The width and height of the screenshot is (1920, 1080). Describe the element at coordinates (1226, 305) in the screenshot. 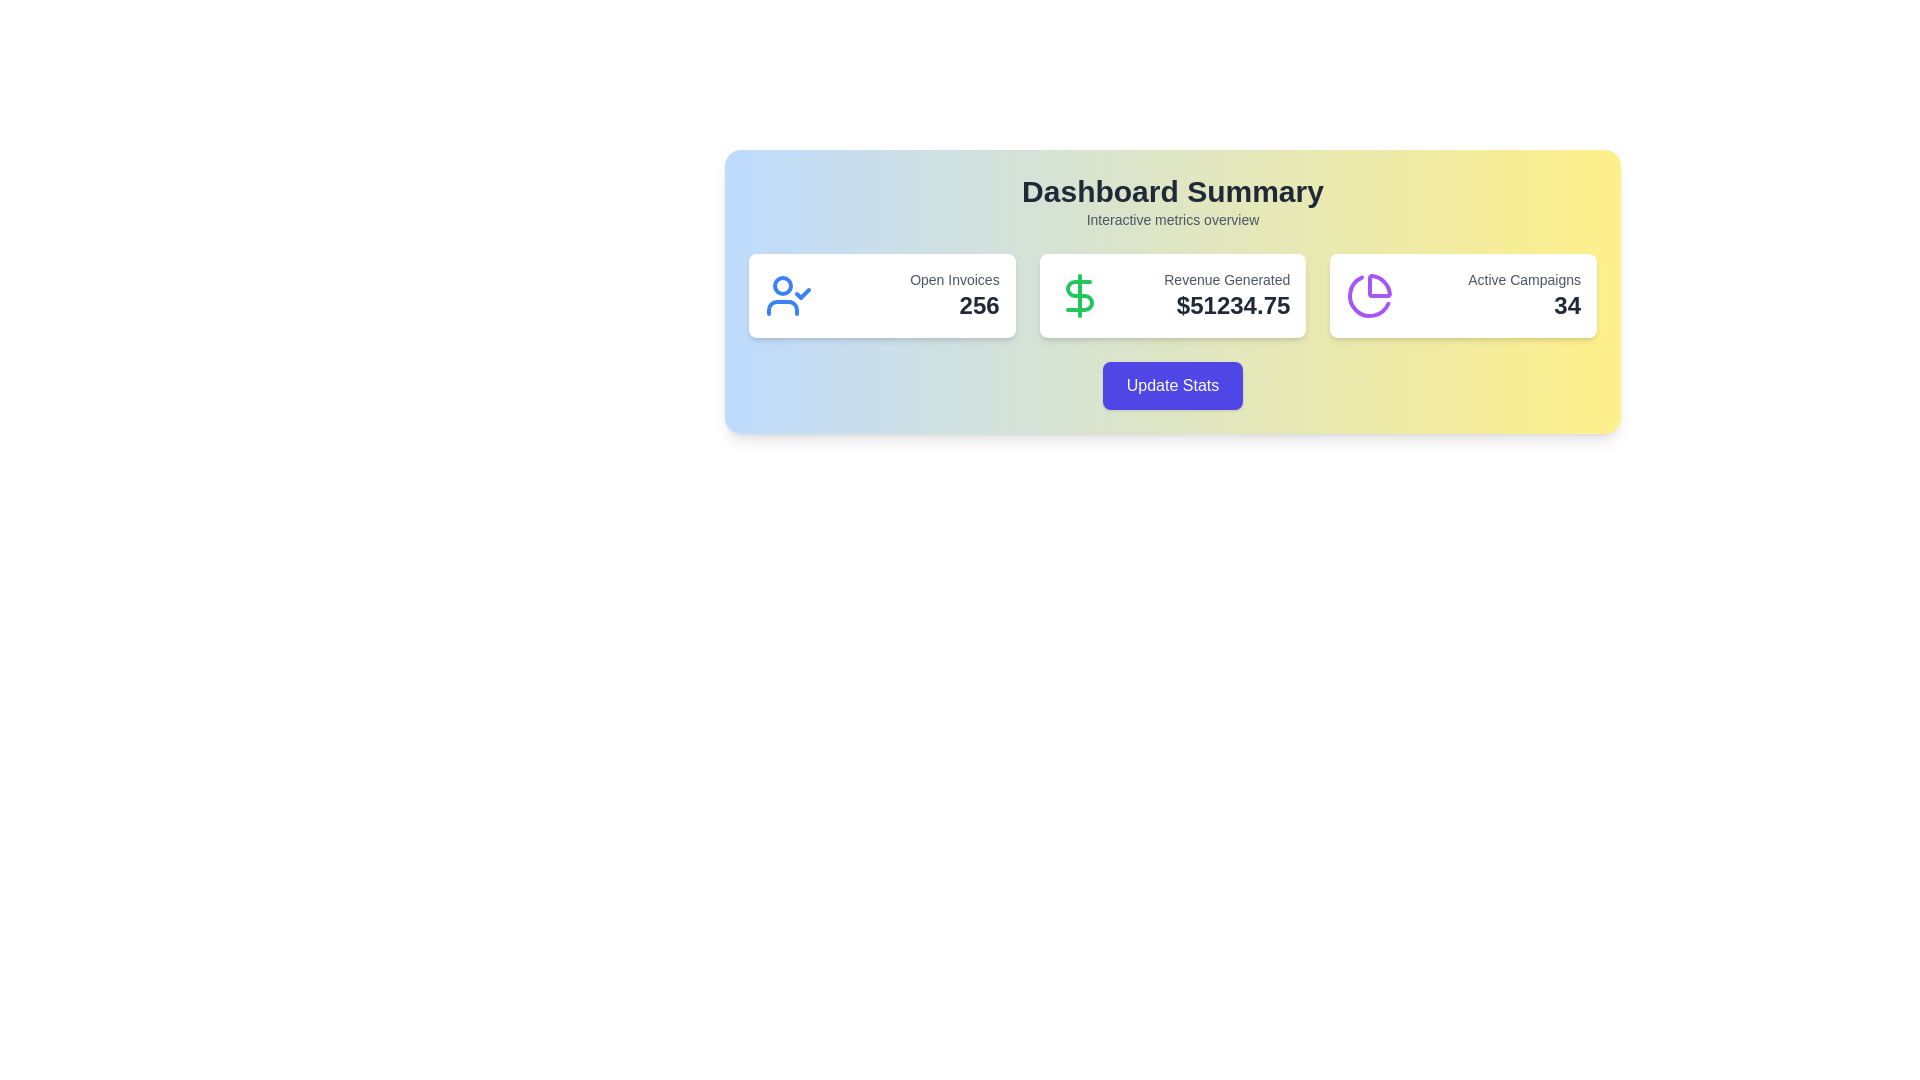

I see `the Text Label displaying the amount $51234.75, which is styled in bold, large dark gray font and located below 'Revenue Generated' and to the right of a green dollar sign` at that location.